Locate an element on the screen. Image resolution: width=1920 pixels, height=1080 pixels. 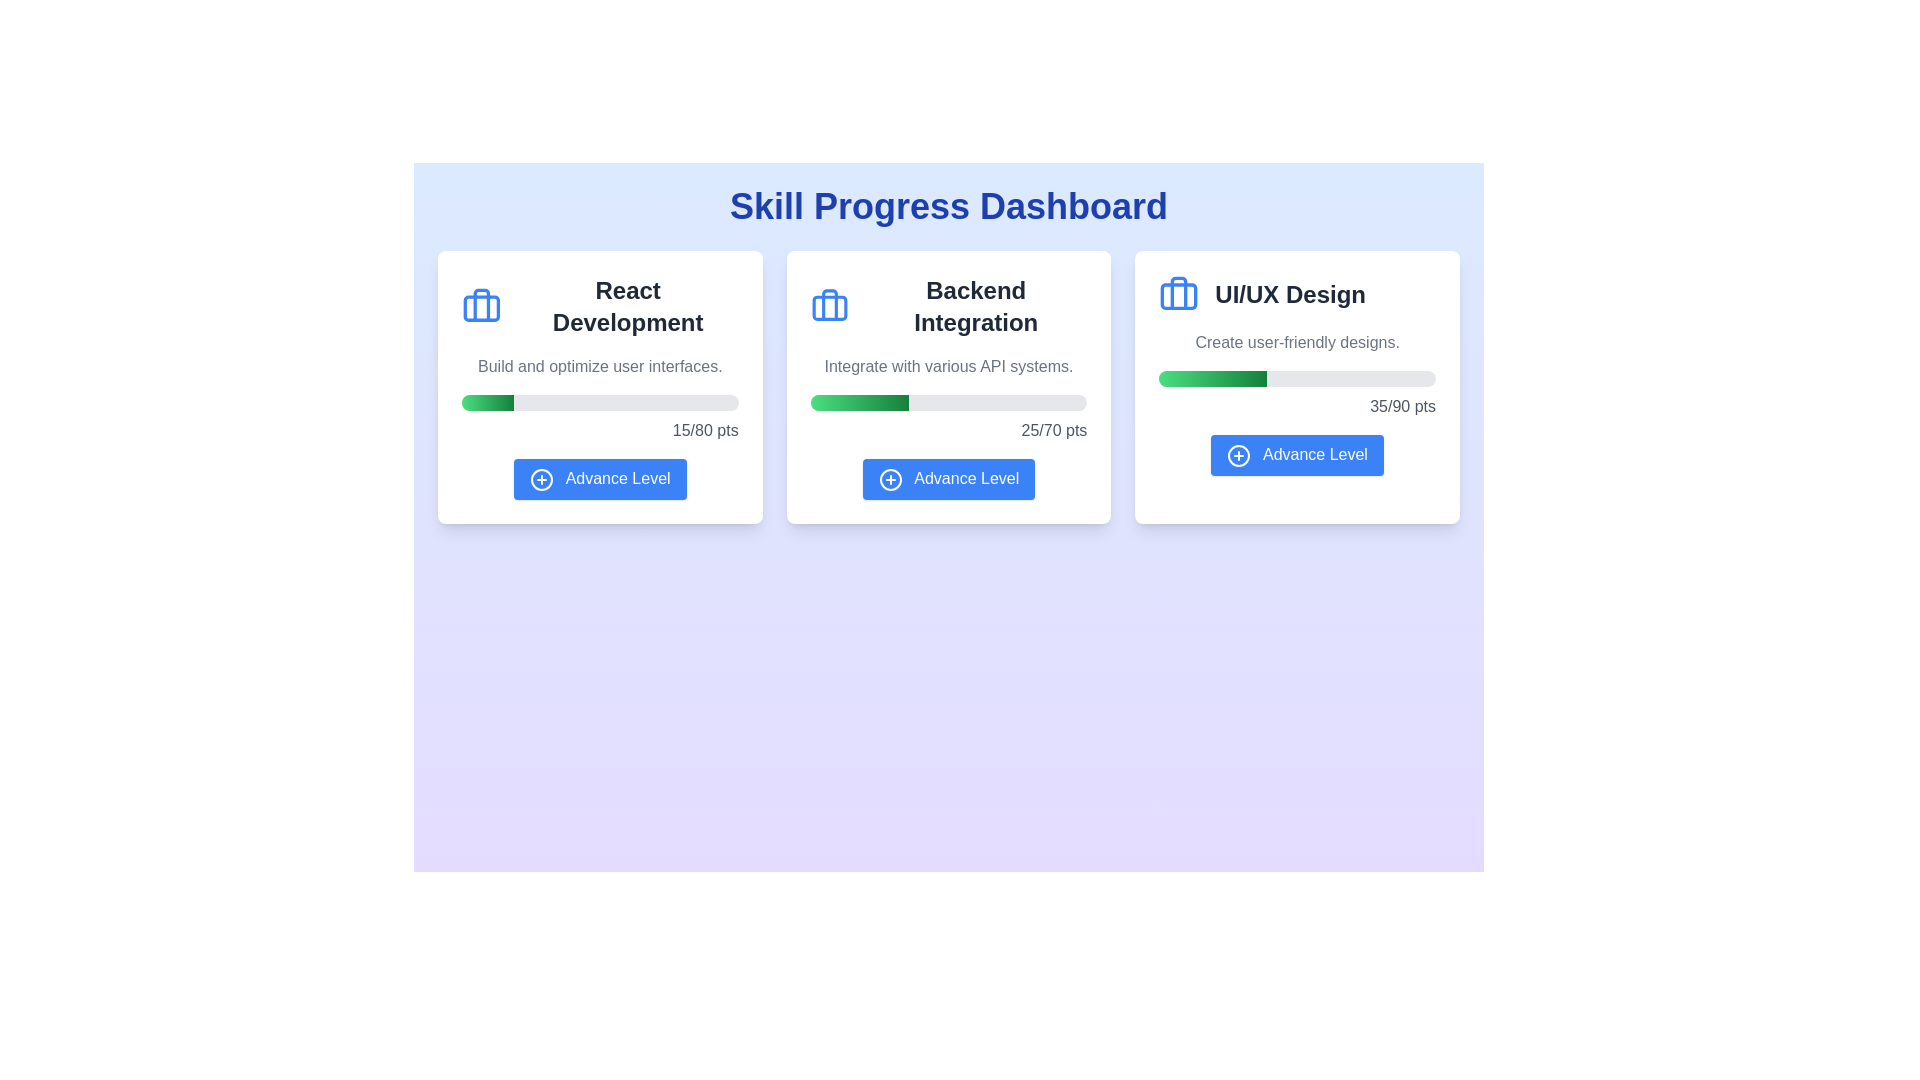
the icon representing the professional skill or task within the 'UI/UX Design' card, located at the top-left corner, above the textual content is located at coordinates (1179, 294).